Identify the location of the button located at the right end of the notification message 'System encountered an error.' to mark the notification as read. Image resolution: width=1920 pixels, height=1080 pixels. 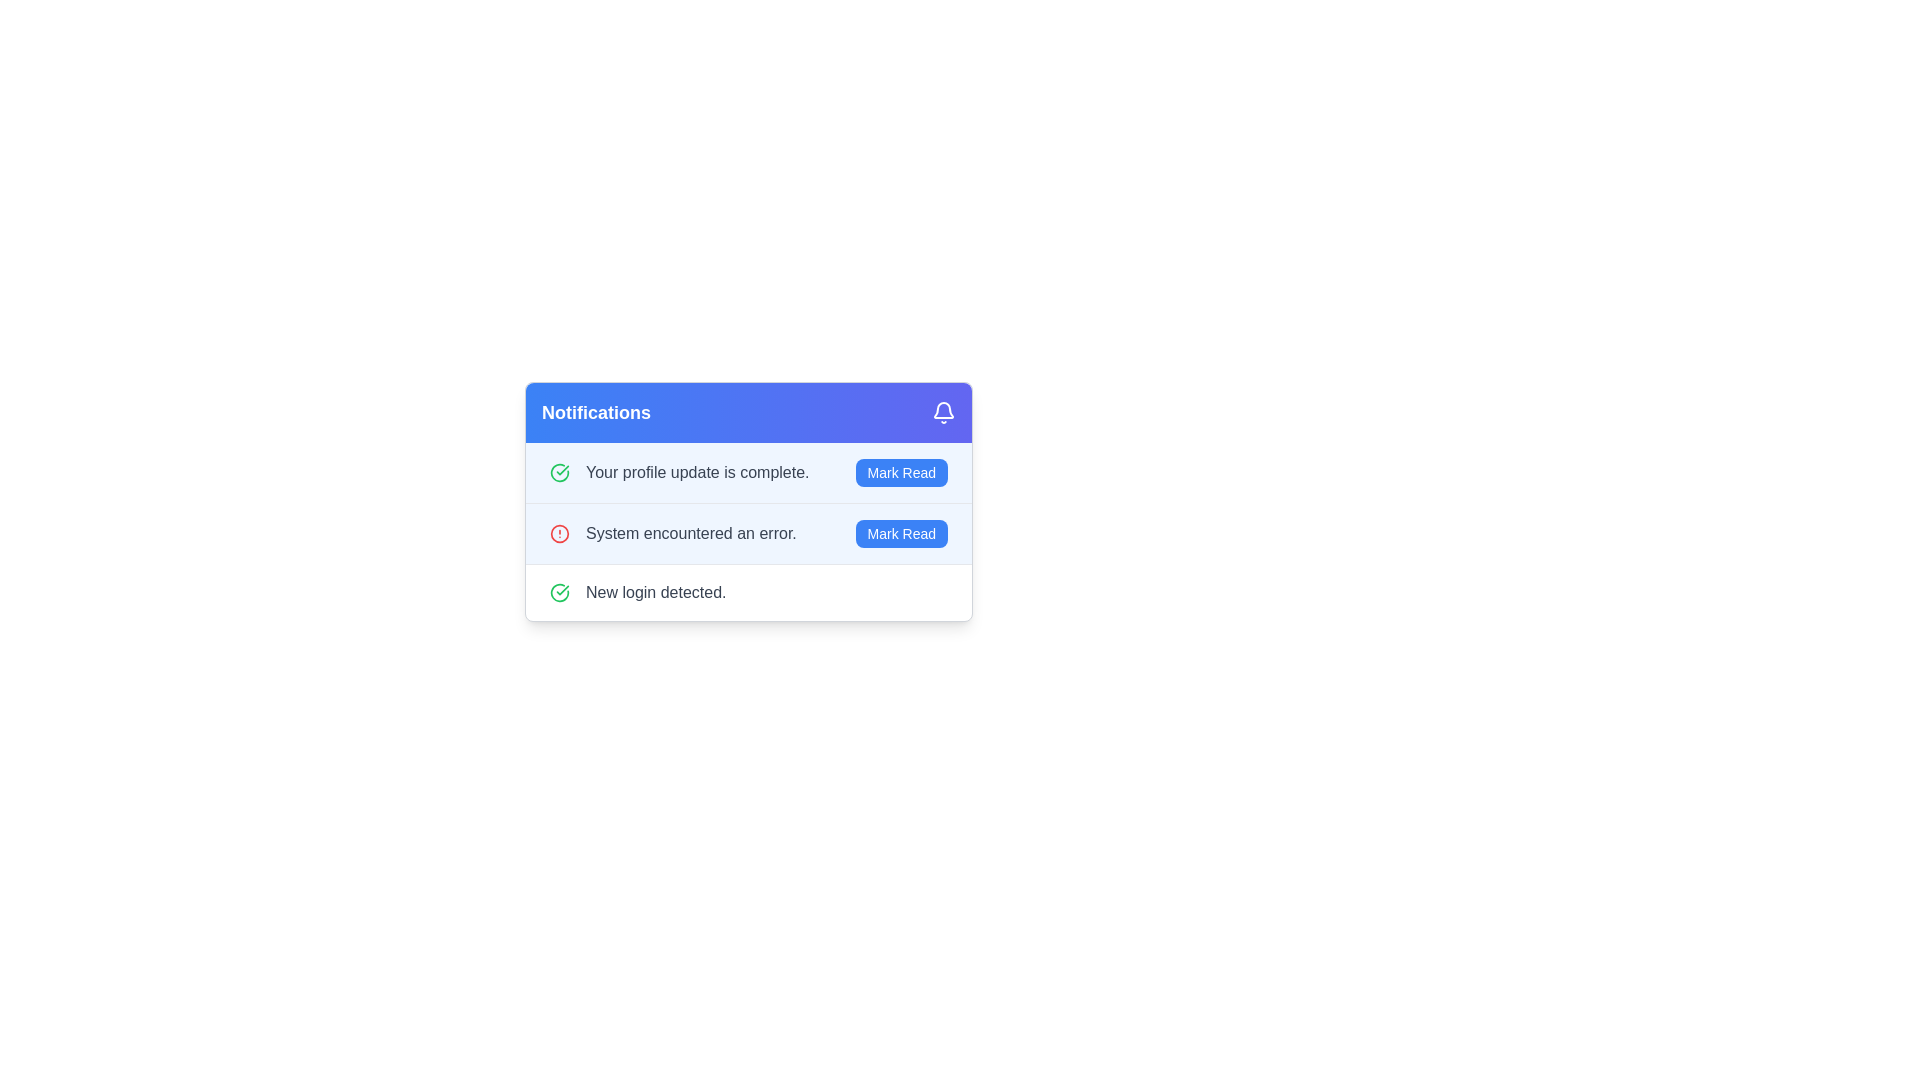
(900, 532).